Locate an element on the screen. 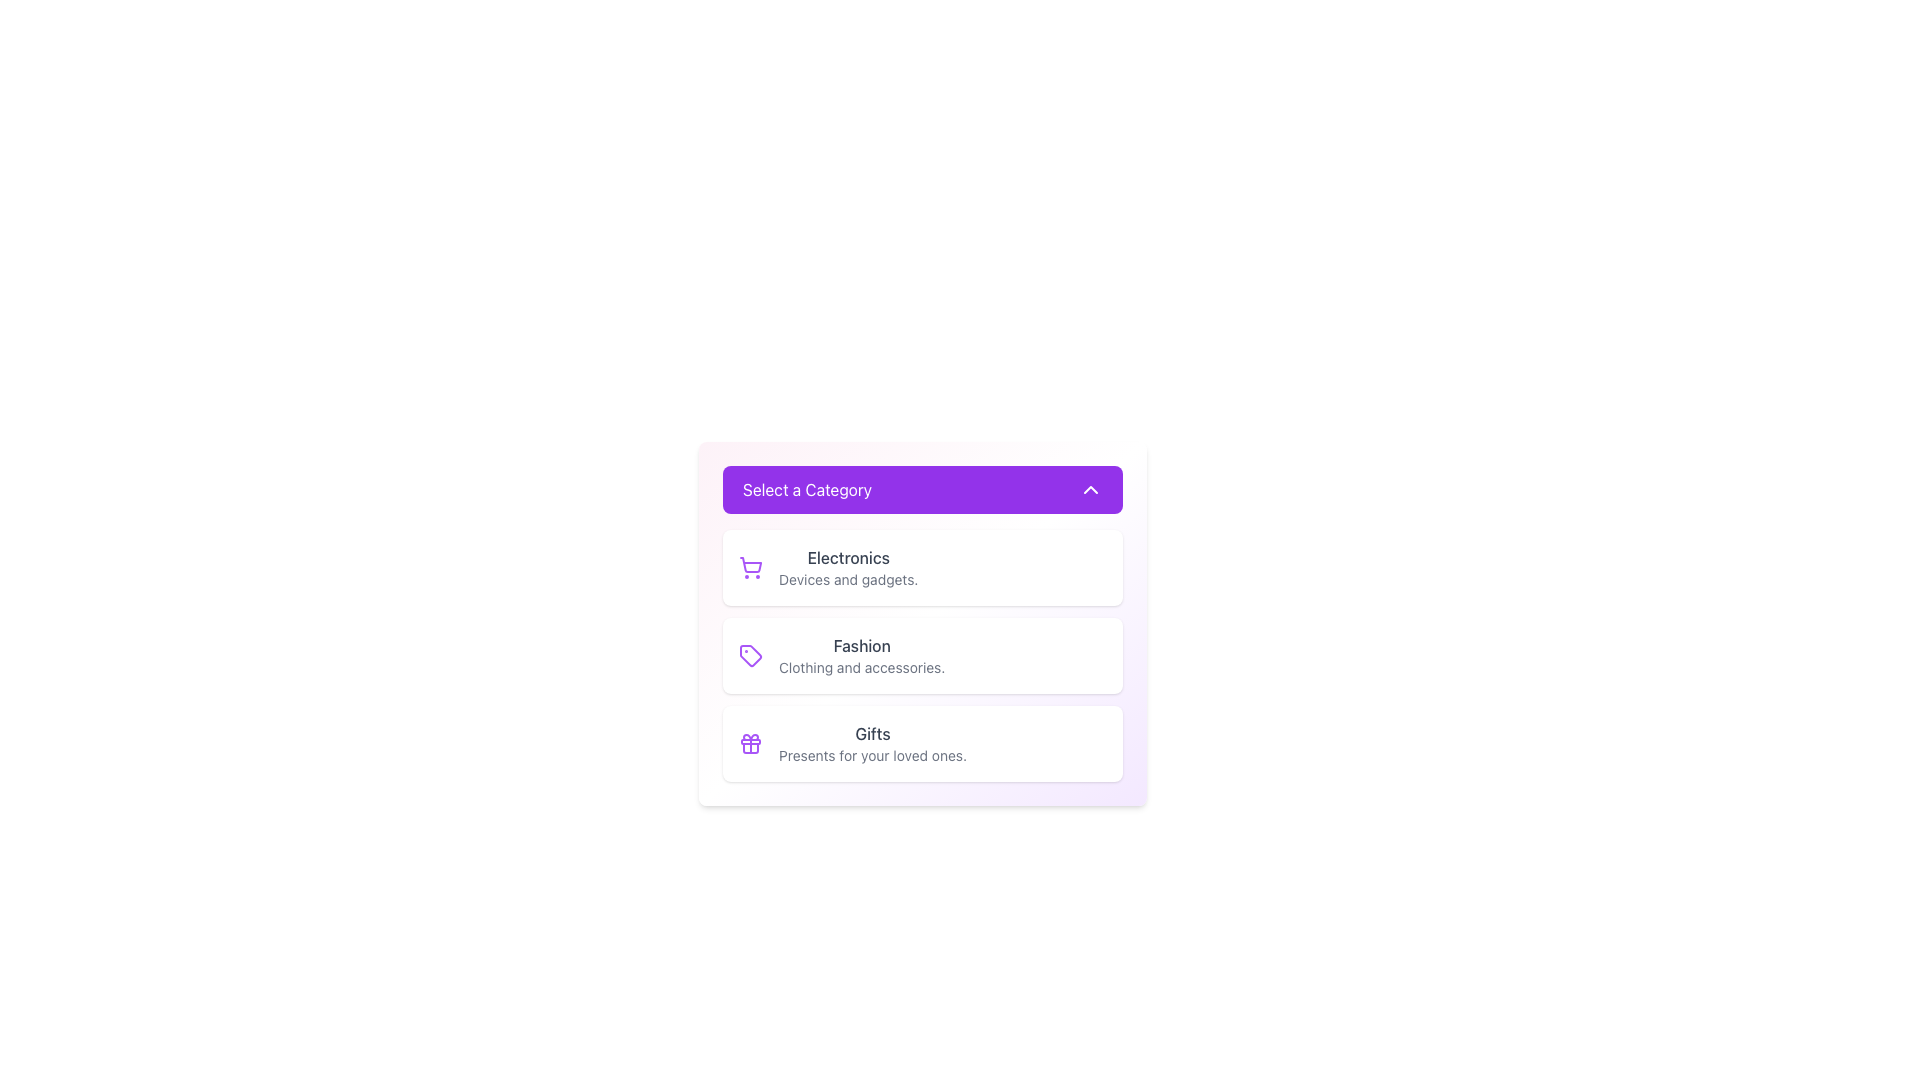 The image size is (1920, 1080). the Gifts icon located to the left of the text 'Gifts' within the third item of the vertically stacked list in the menu is located at coordinates (749, 744).